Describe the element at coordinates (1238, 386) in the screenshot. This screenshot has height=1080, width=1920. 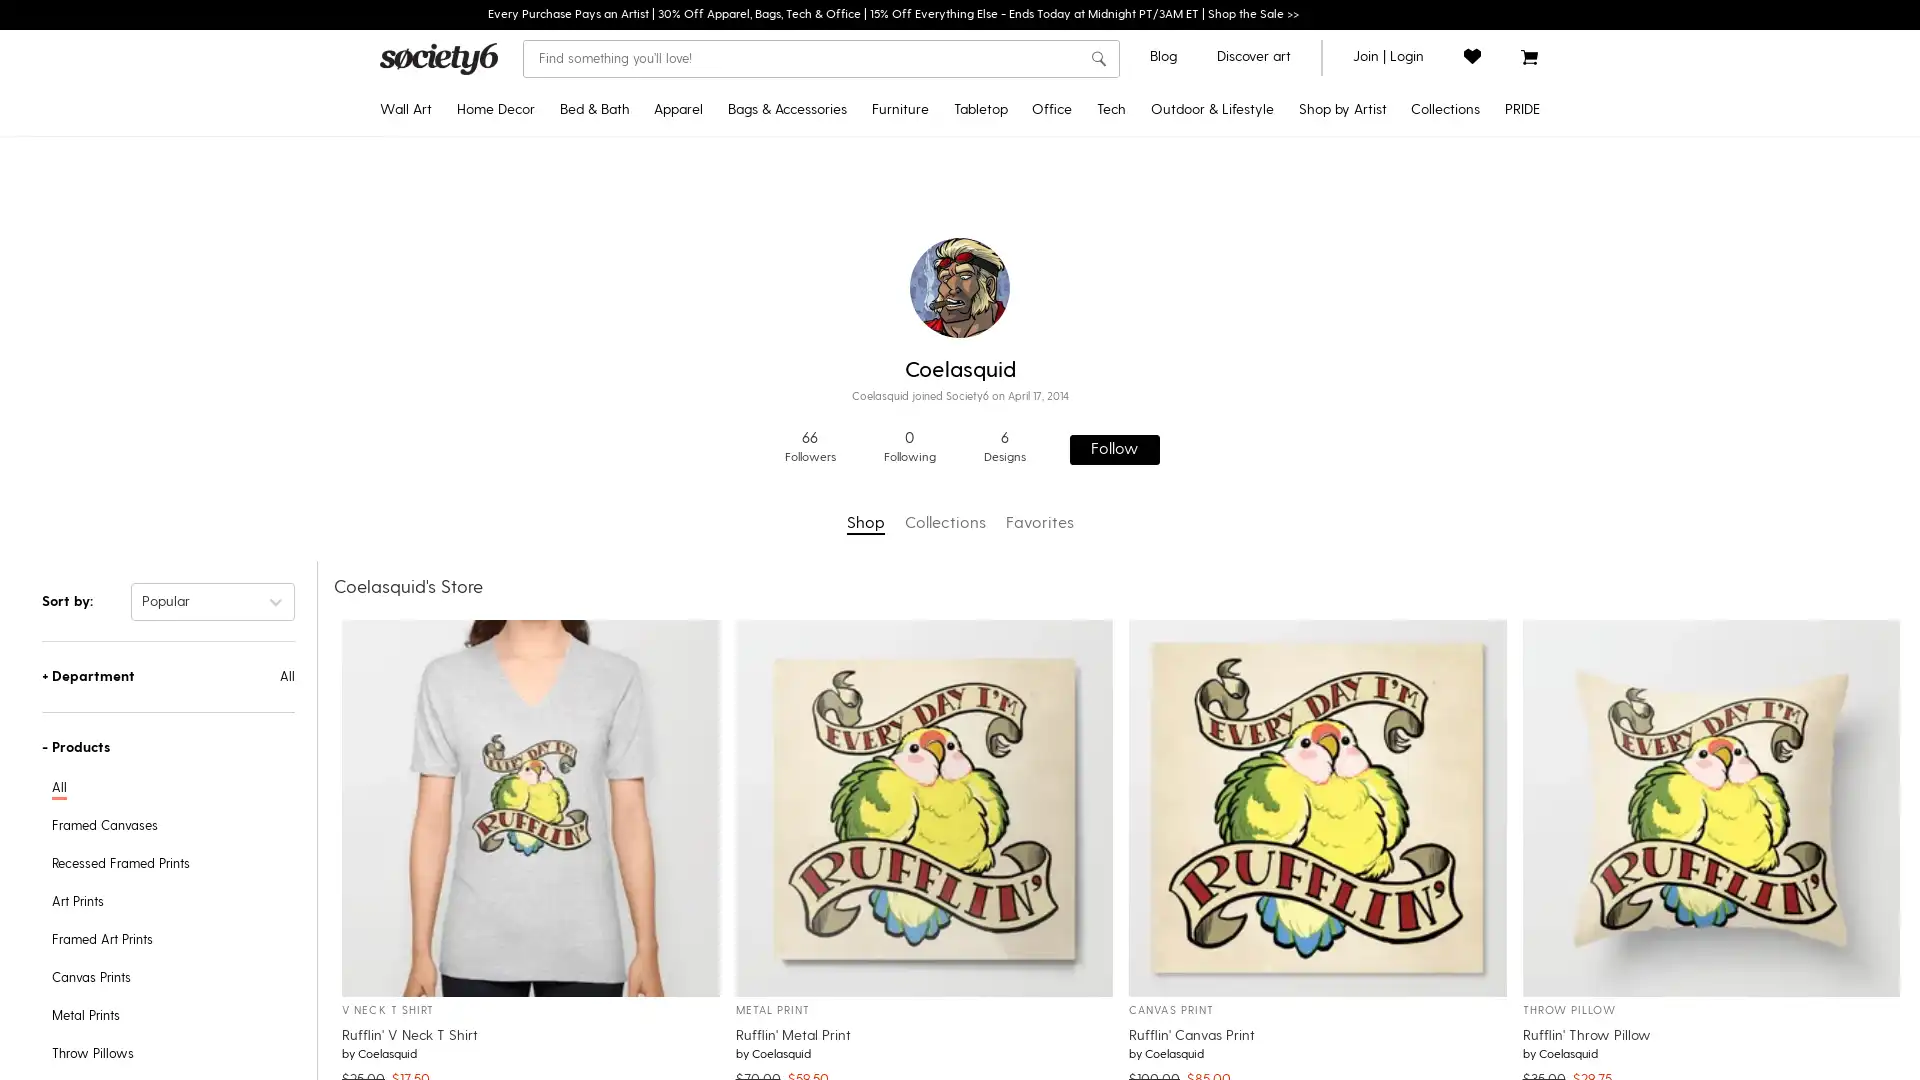
I see `Wine Chillers` at that location.